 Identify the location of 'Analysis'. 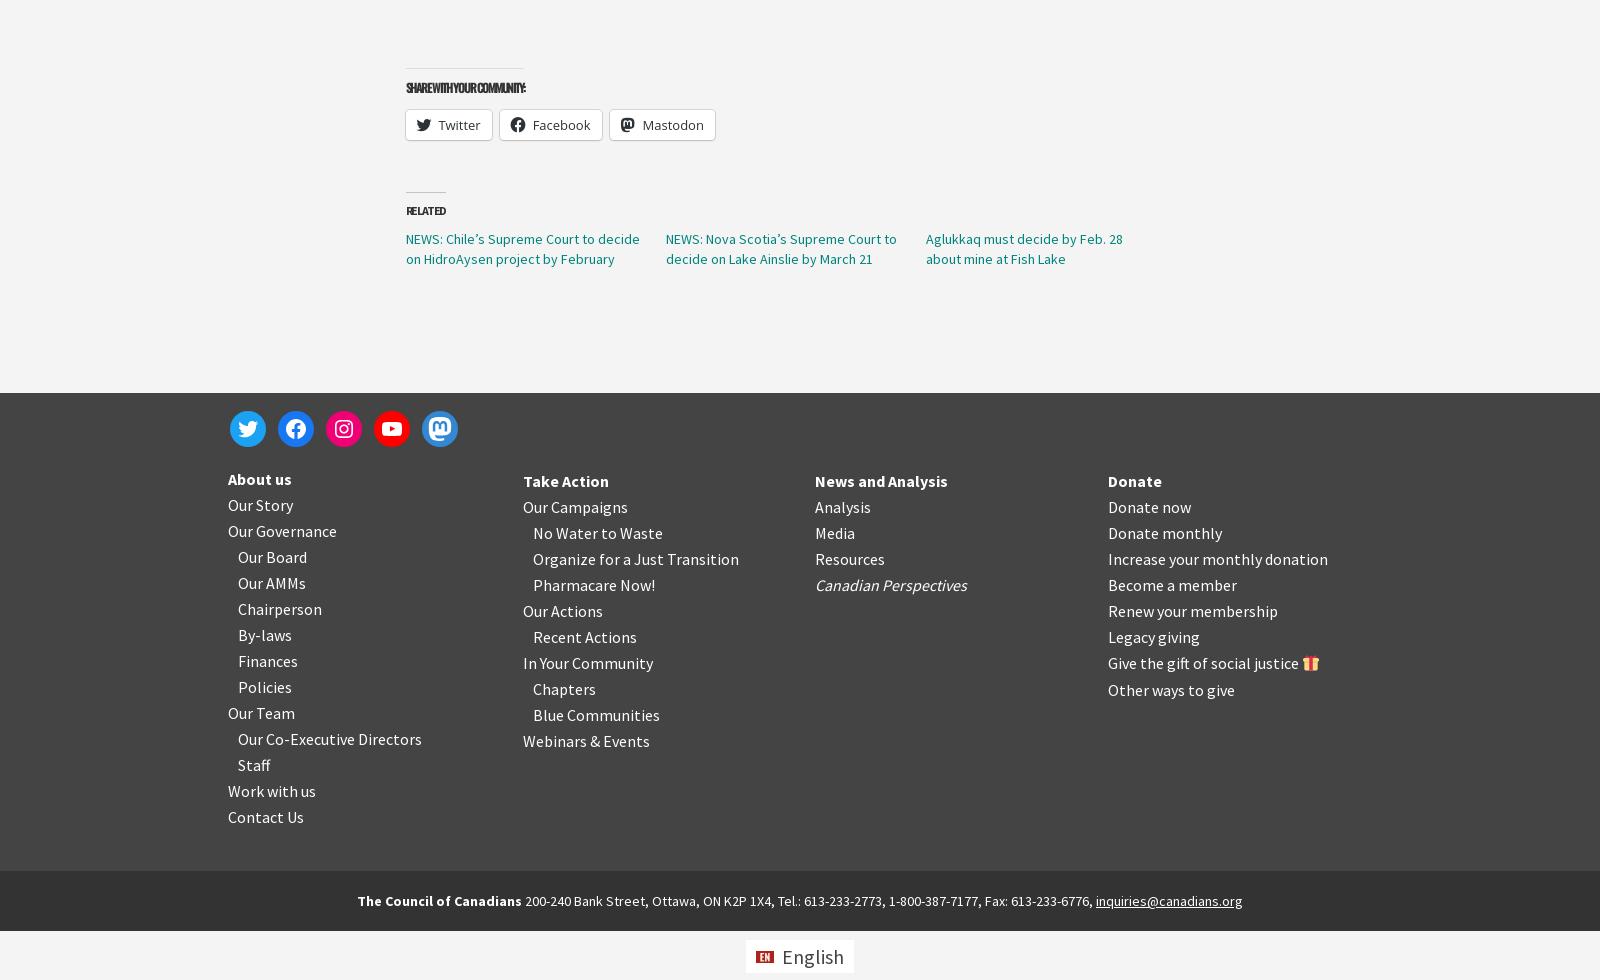
(842, 506).